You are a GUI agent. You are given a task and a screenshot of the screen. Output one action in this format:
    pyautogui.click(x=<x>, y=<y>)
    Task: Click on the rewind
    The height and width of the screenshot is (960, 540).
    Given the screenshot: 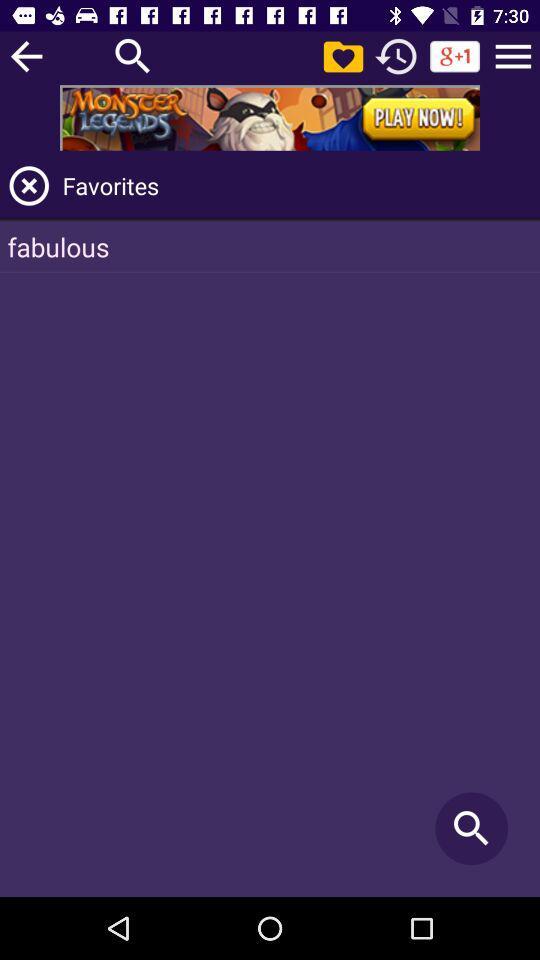 What is the action you would take?
    pyautogui.click(x=396, y=55)
    